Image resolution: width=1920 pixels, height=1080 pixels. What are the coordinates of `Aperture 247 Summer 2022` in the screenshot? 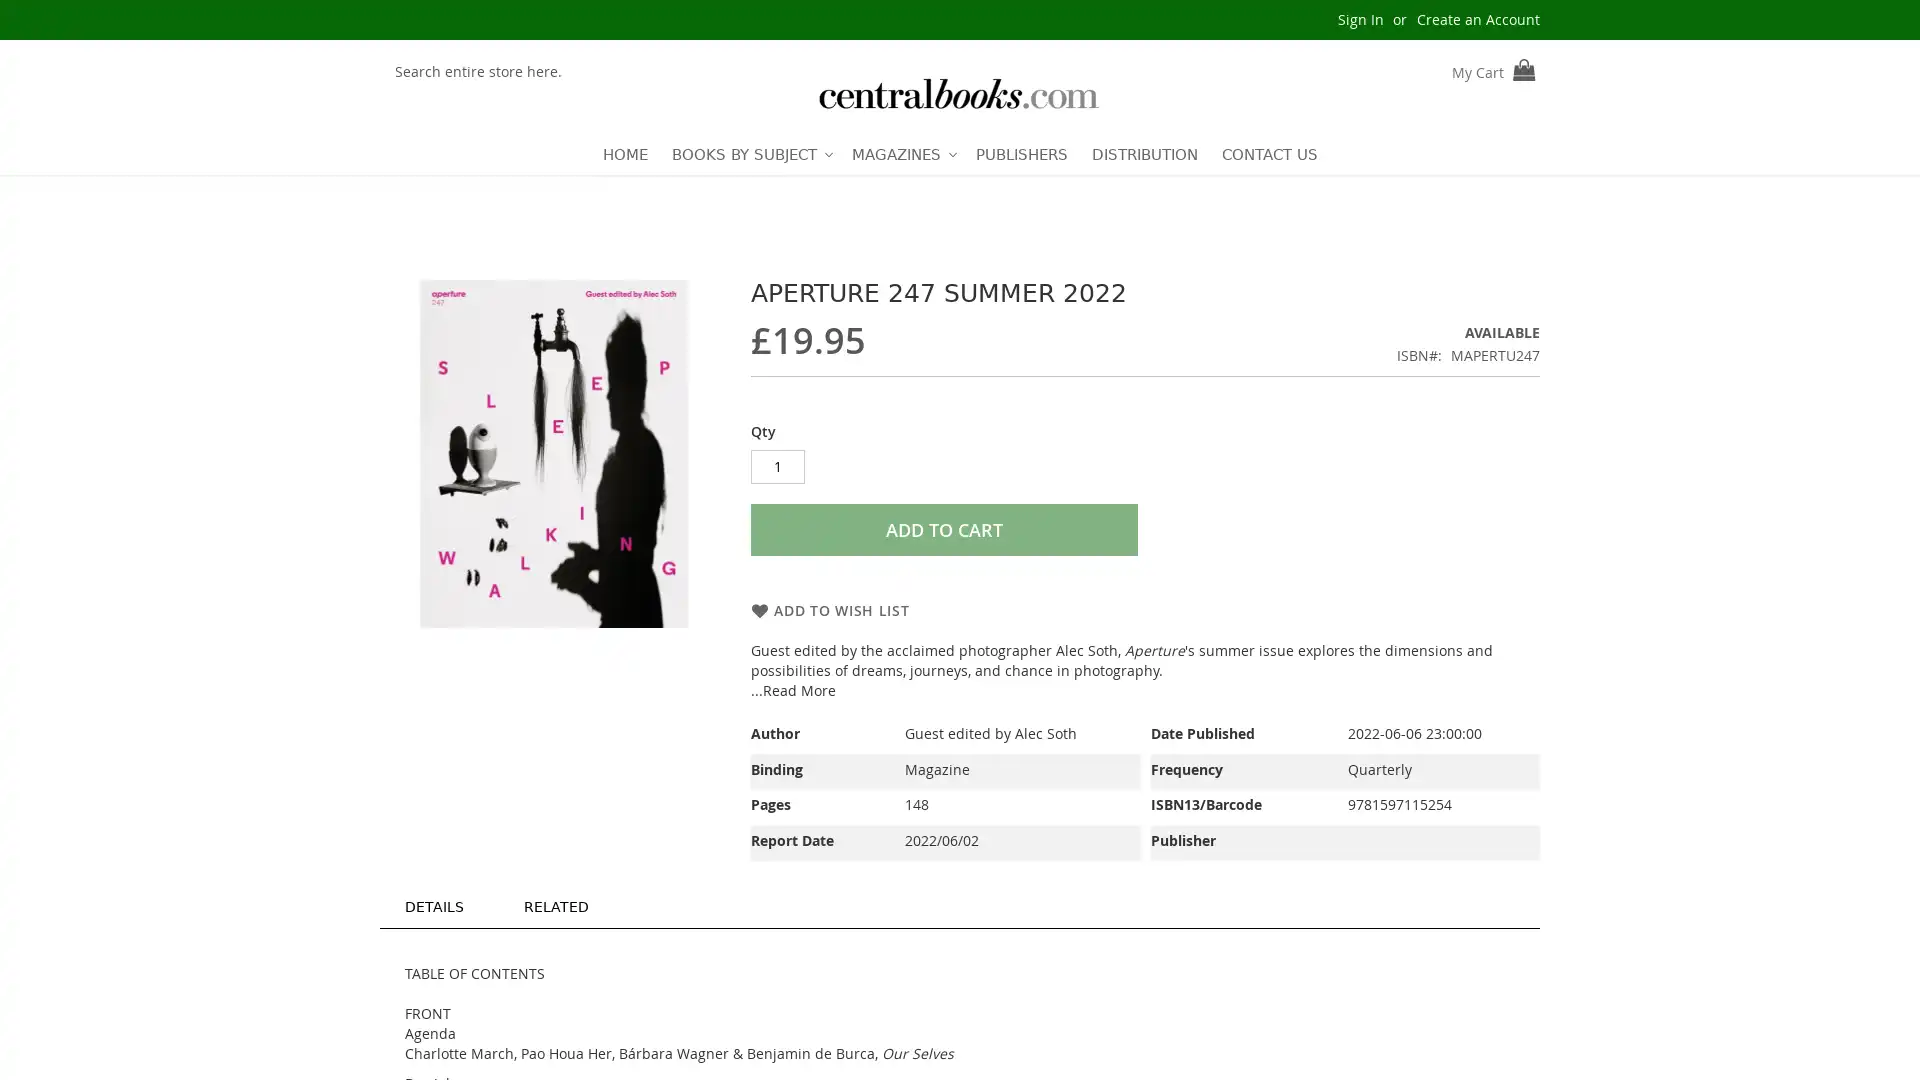 It's located at (603, 684).